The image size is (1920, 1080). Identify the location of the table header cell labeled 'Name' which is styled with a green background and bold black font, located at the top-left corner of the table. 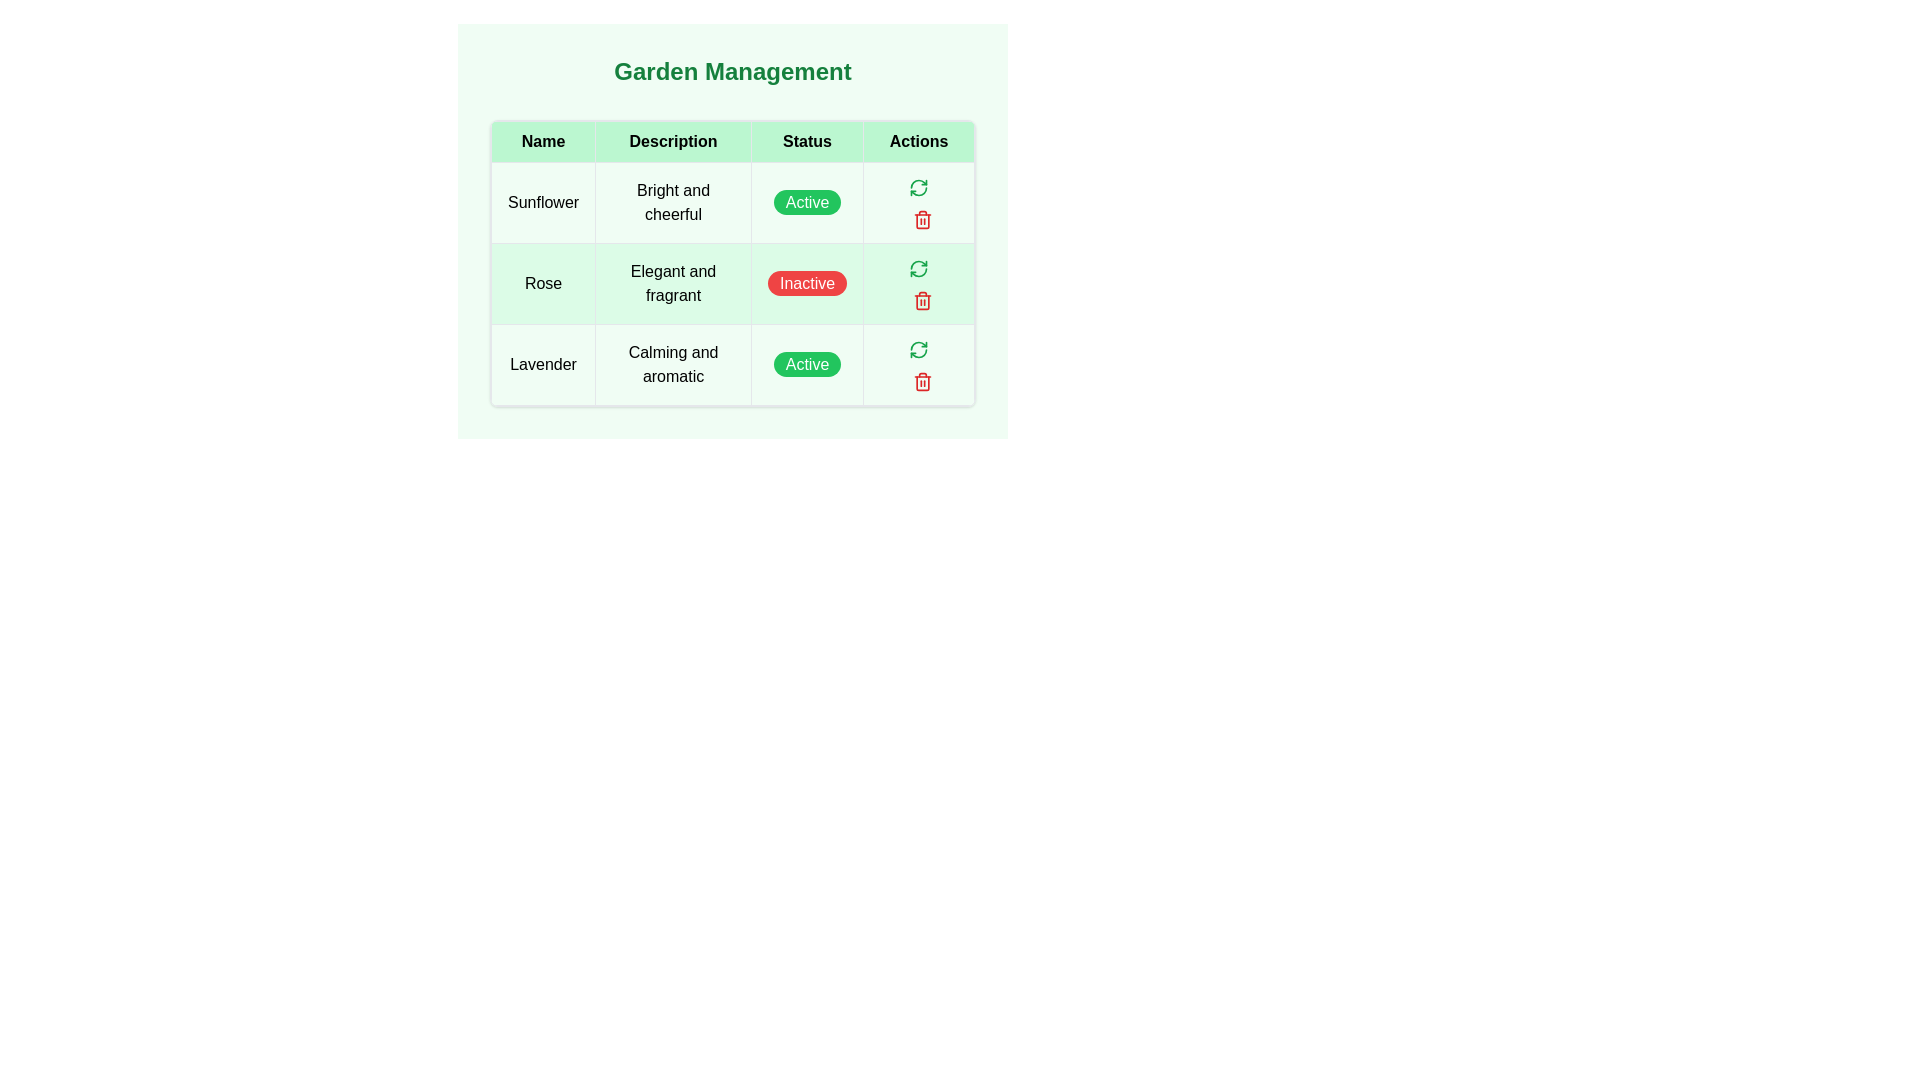
(543, 141).